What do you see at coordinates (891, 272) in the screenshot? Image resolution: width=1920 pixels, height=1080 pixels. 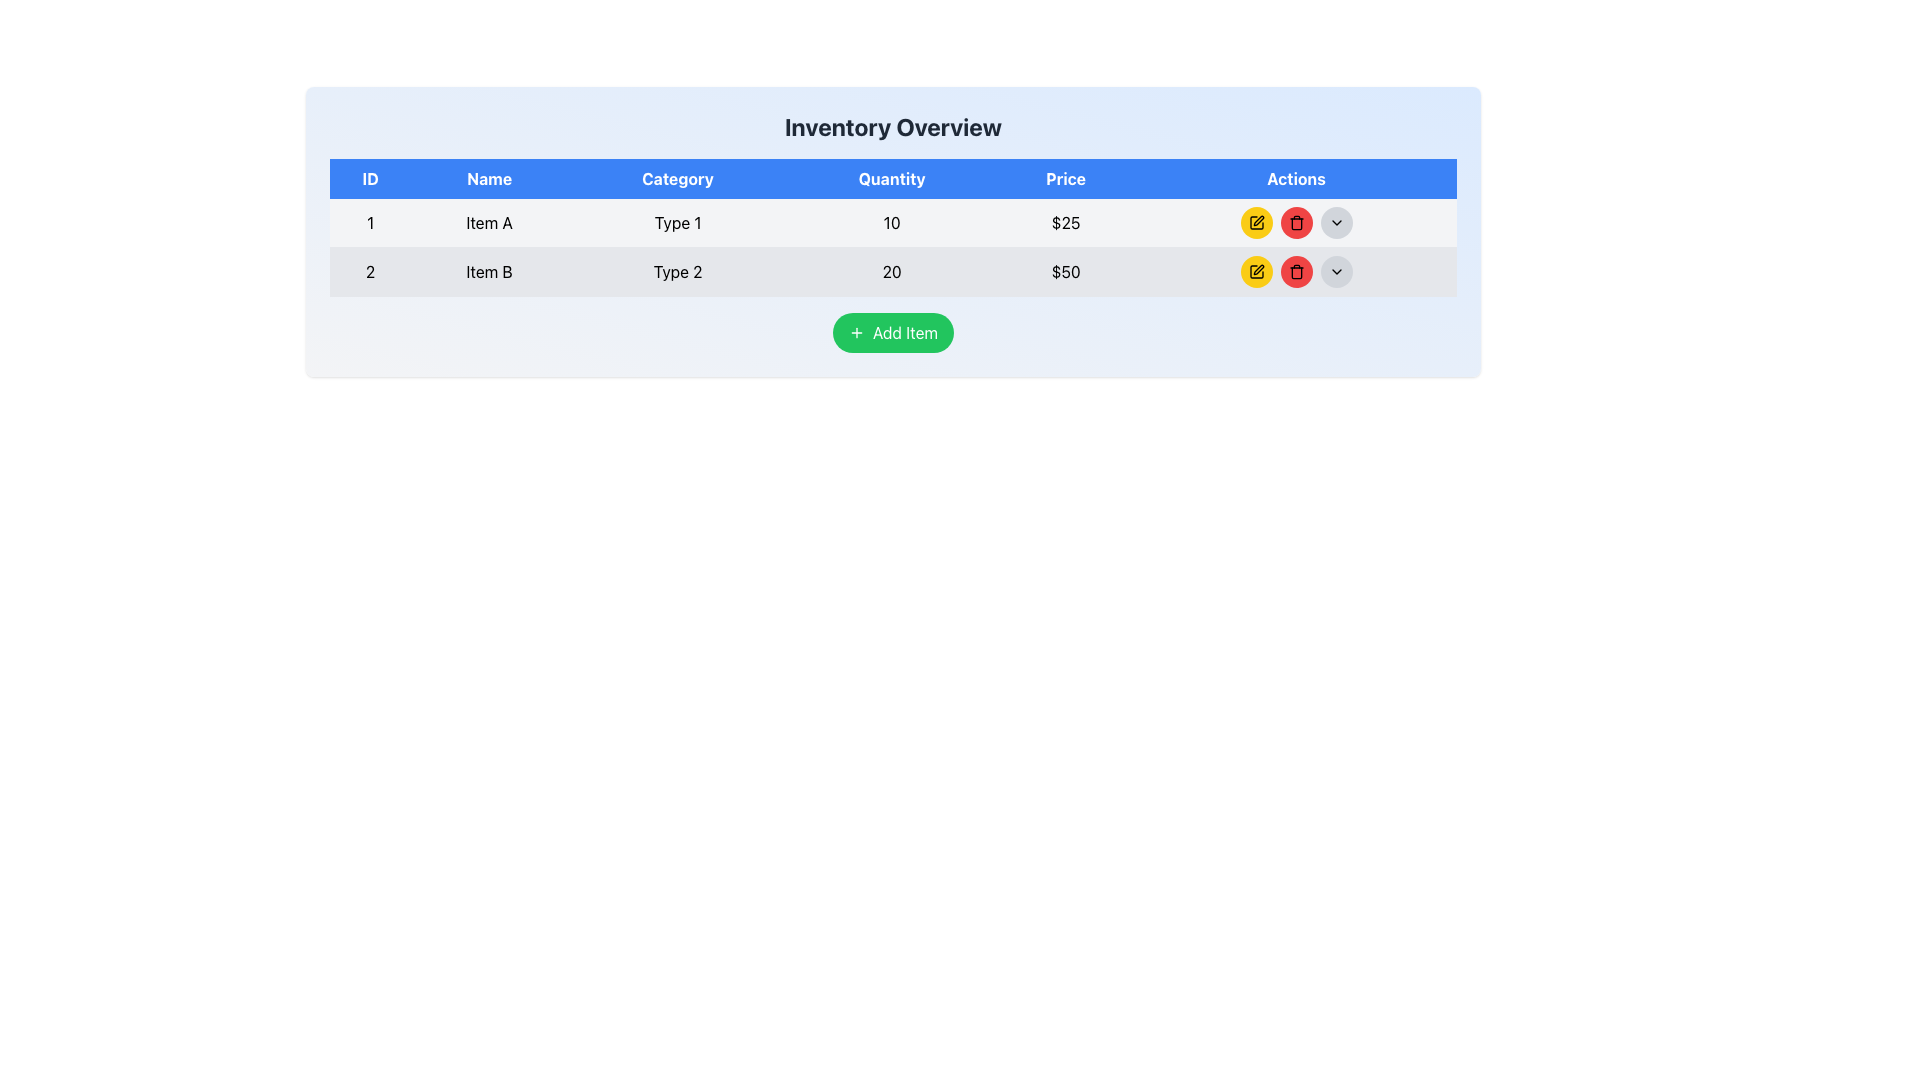 I see `the numeric text cell displaying the value '20' located in the fourth column of the second row under the 'Quantity' header` at bounding box center [891, 272].